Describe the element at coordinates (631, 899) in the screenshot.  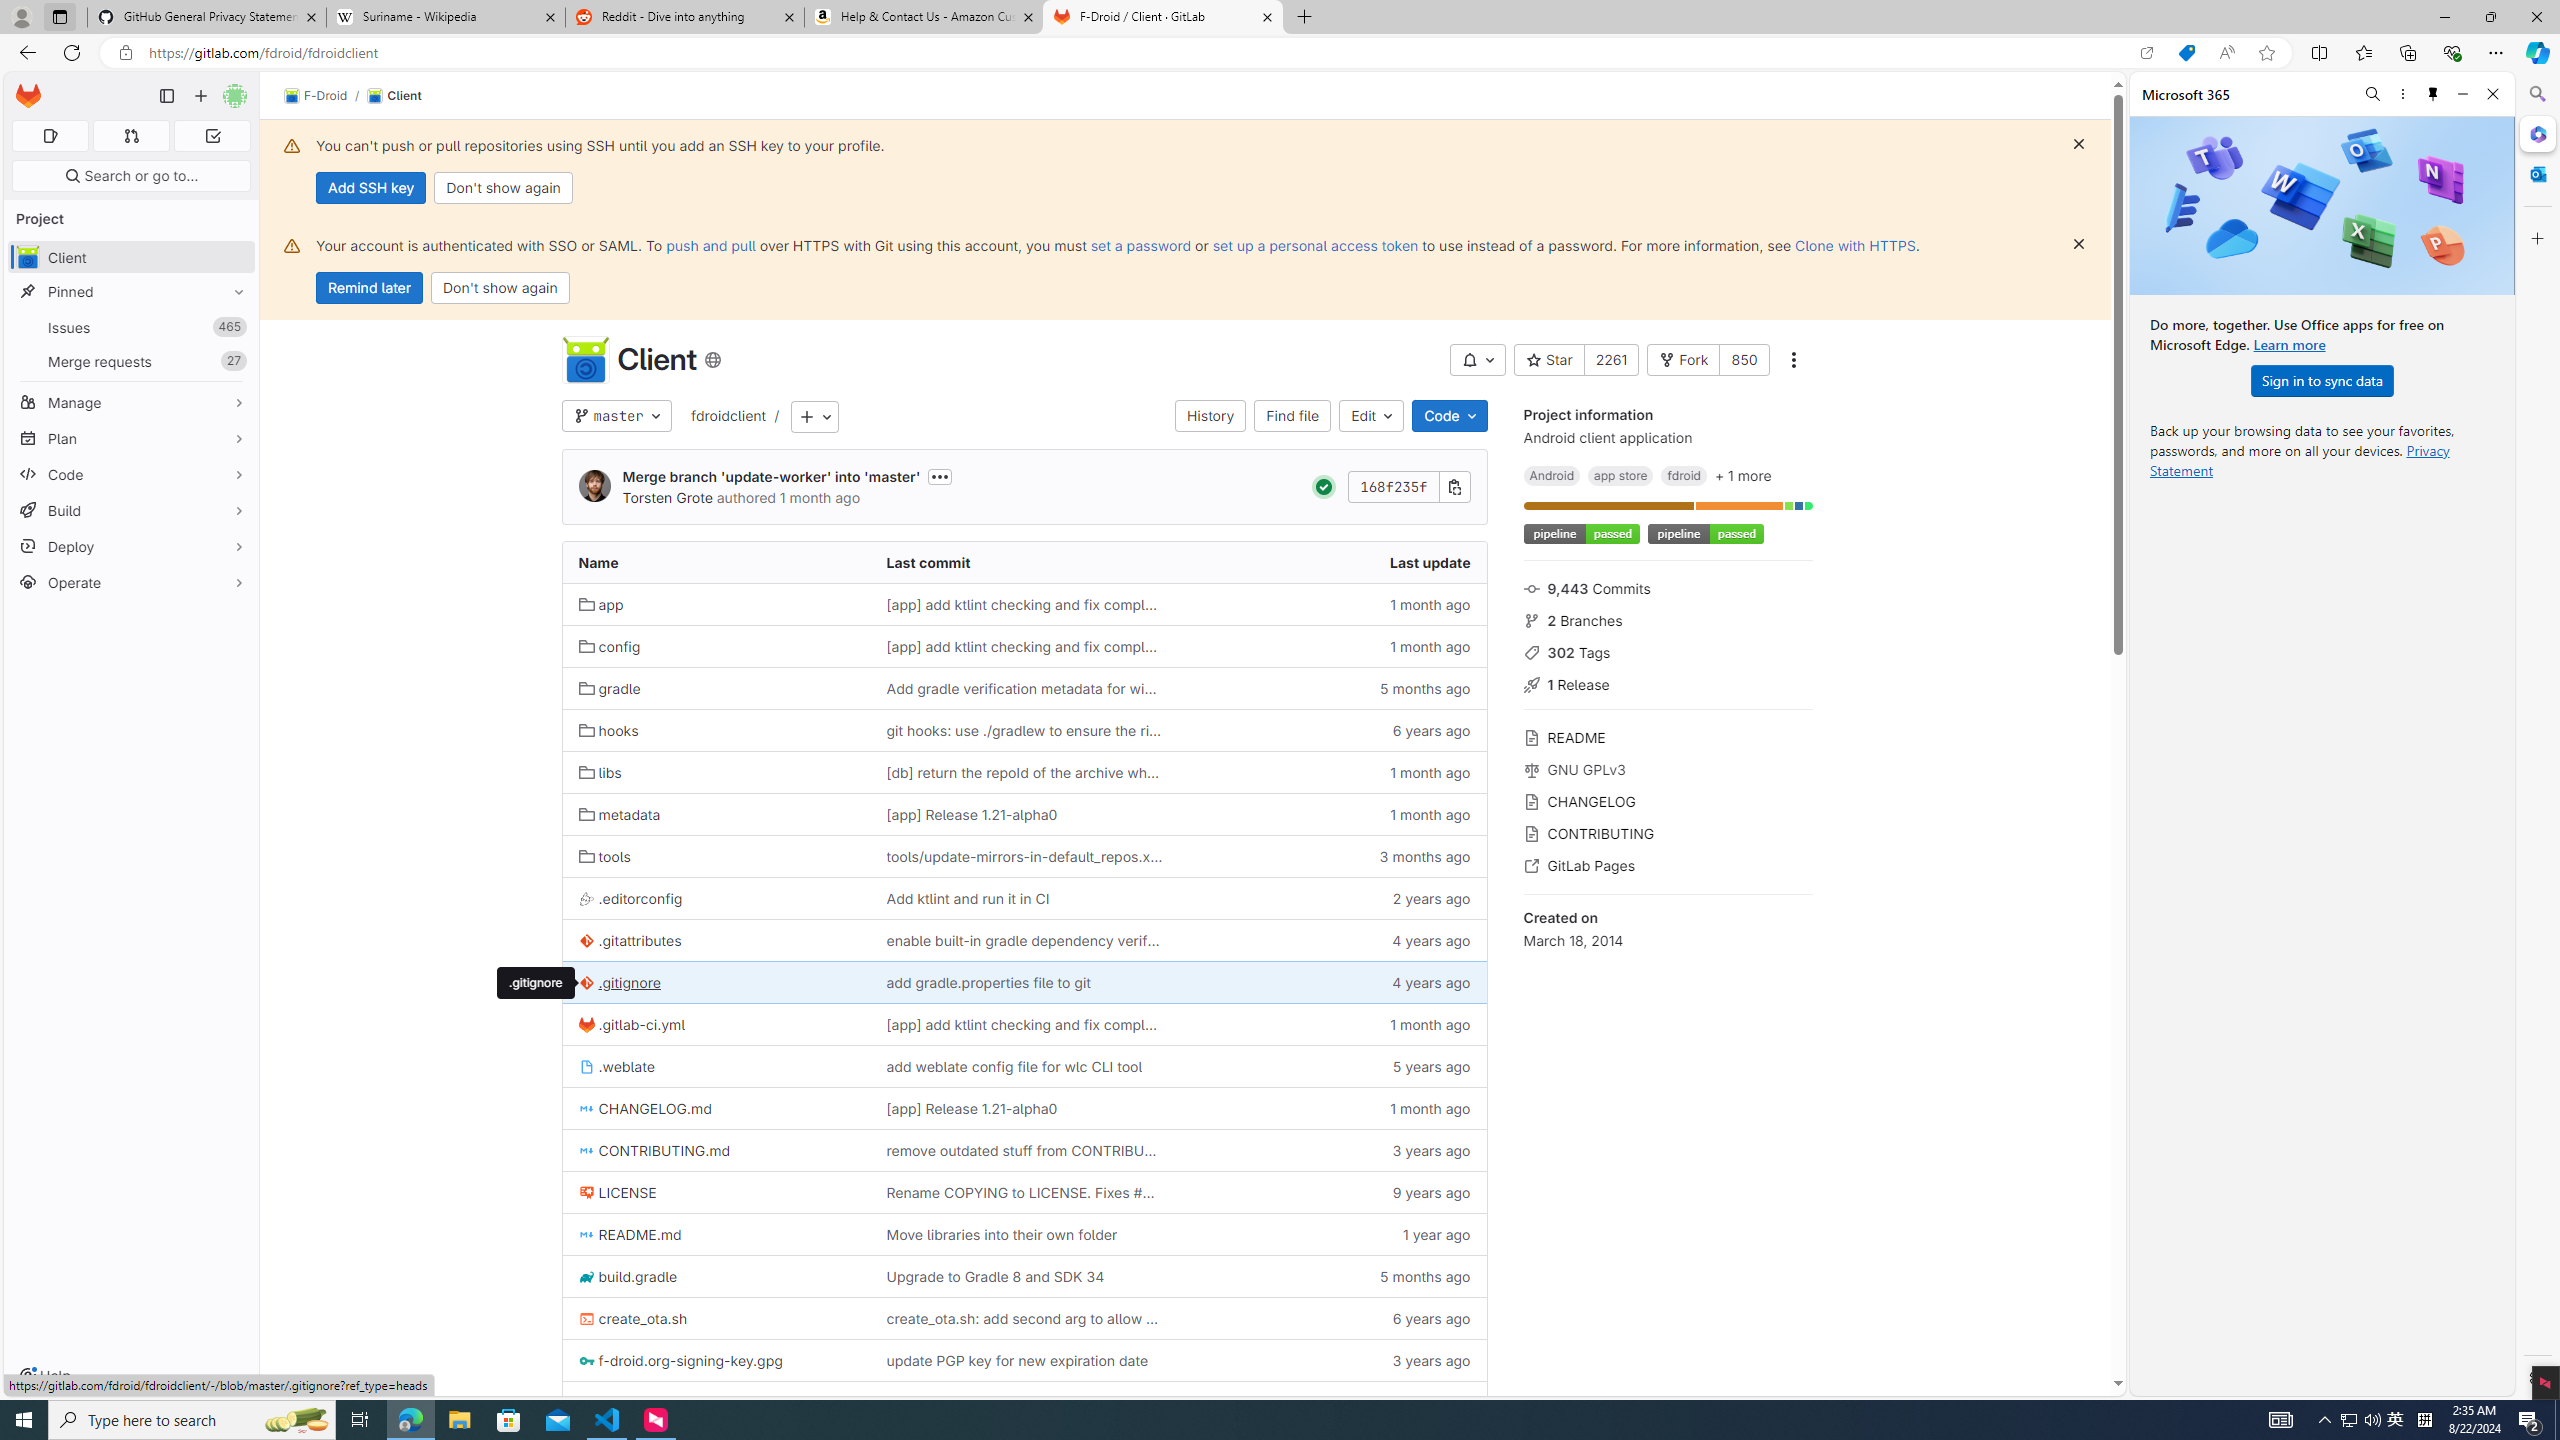
I see `'.editorconfig'` at that location.